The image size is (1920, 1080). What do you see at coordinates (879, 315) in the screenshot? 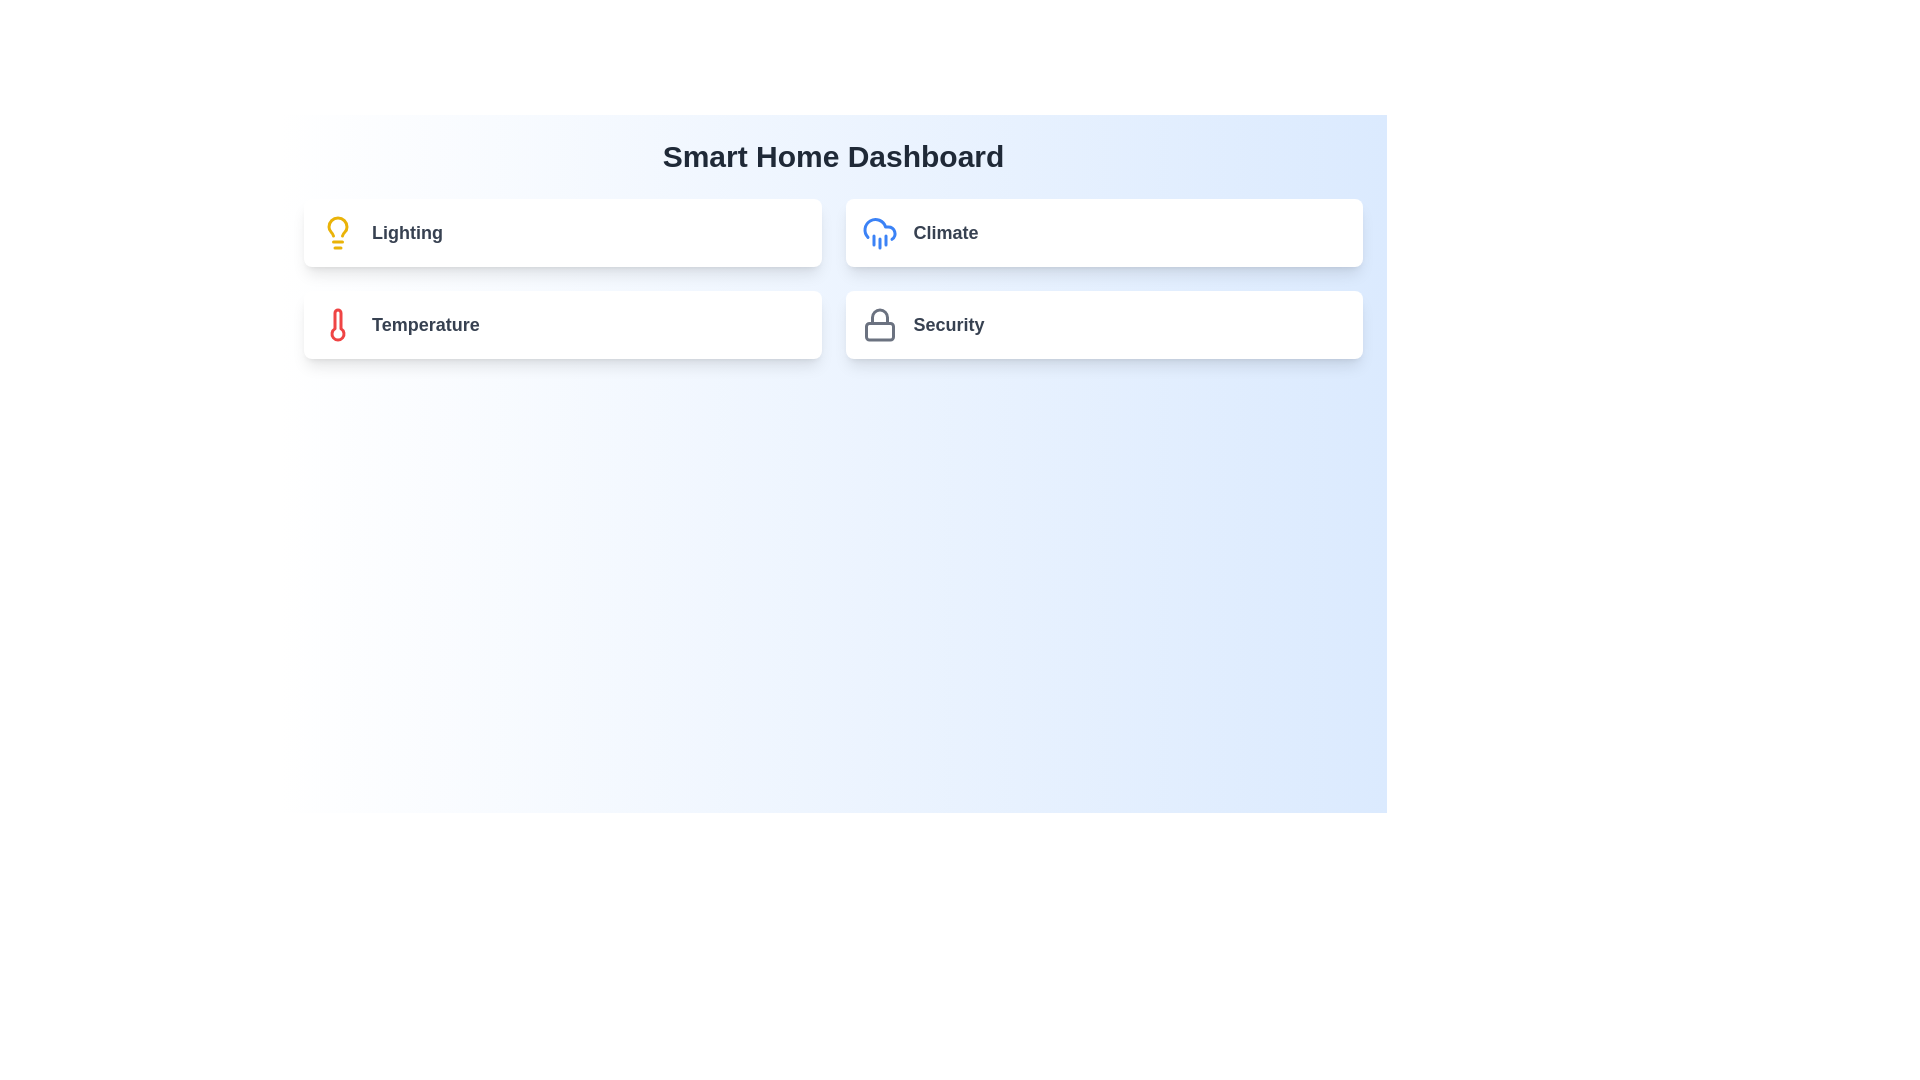
I see `the shackle part of the lock icon in the 'Security' section, located in the bottom-right corner of the dashboard` at bounding box center [879, 315].